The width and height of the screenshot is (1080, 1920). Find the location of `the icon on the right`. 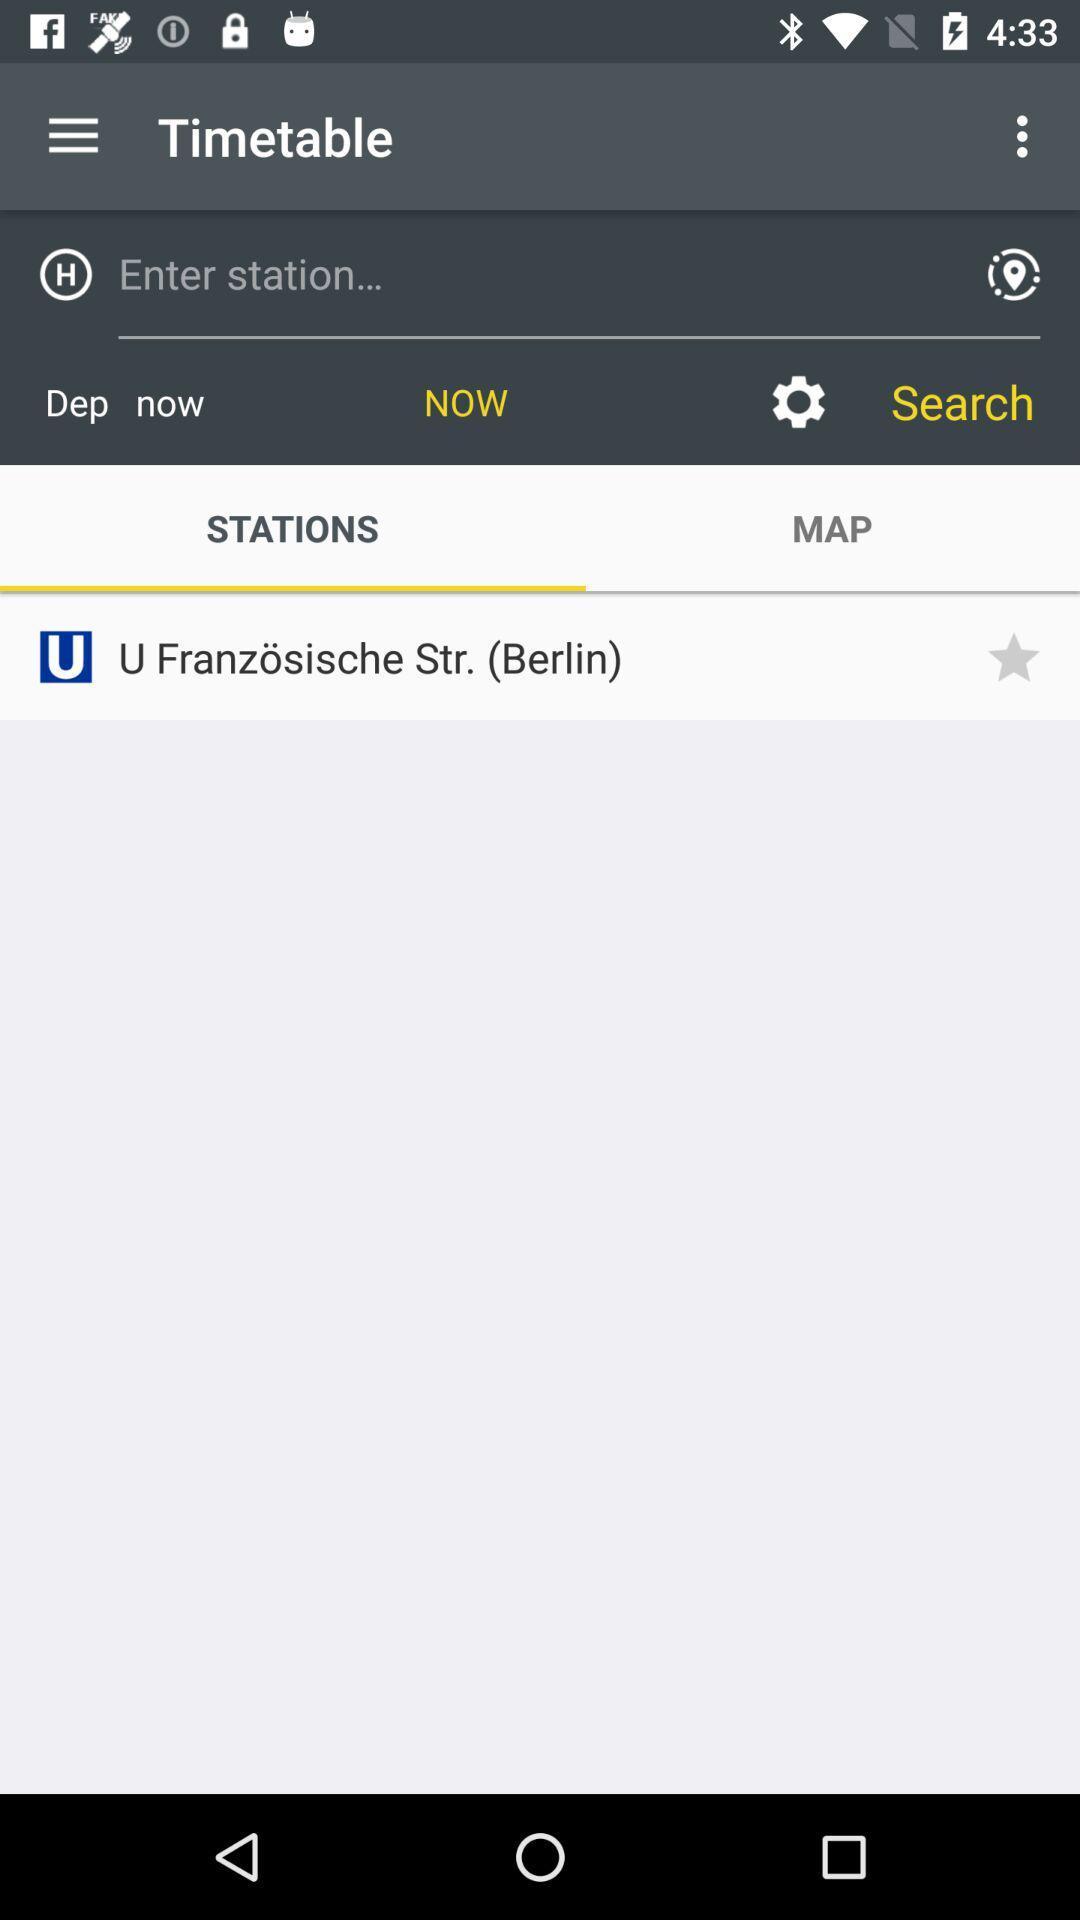

the icon on the right is located at coordinates (1020, 657).